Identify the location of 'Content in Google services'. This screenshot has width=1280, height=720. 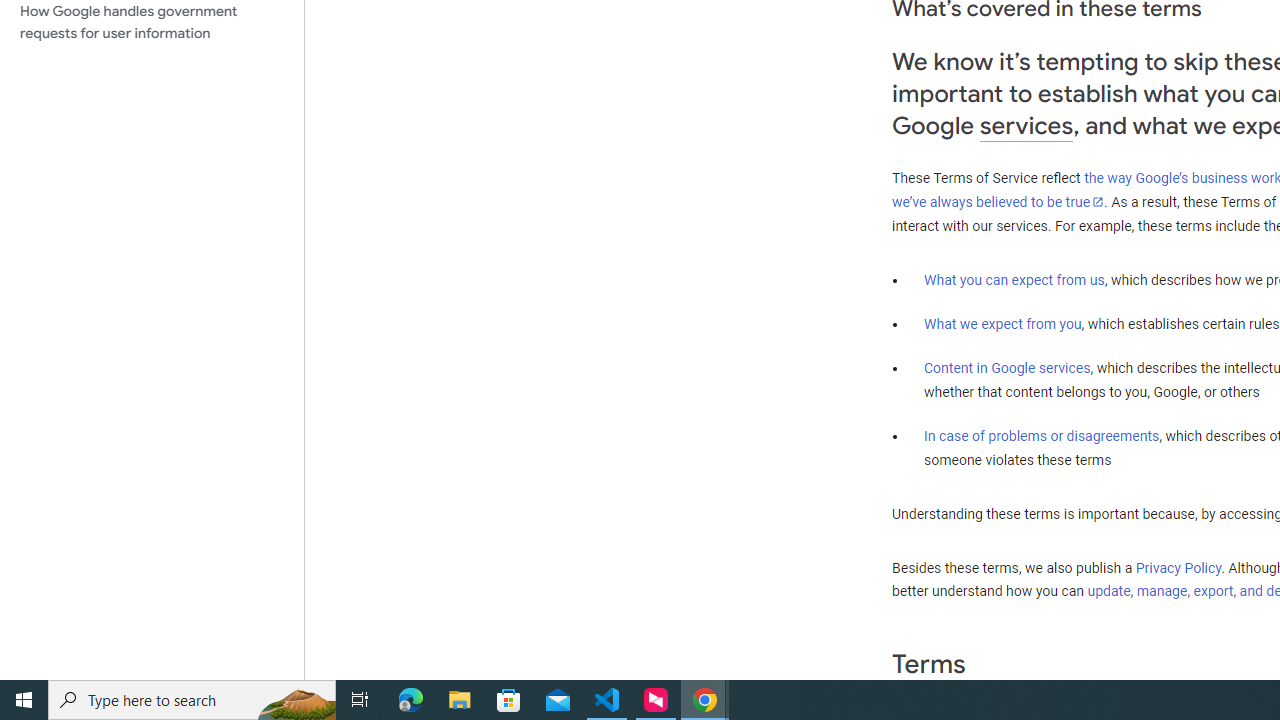
(1007, 368).